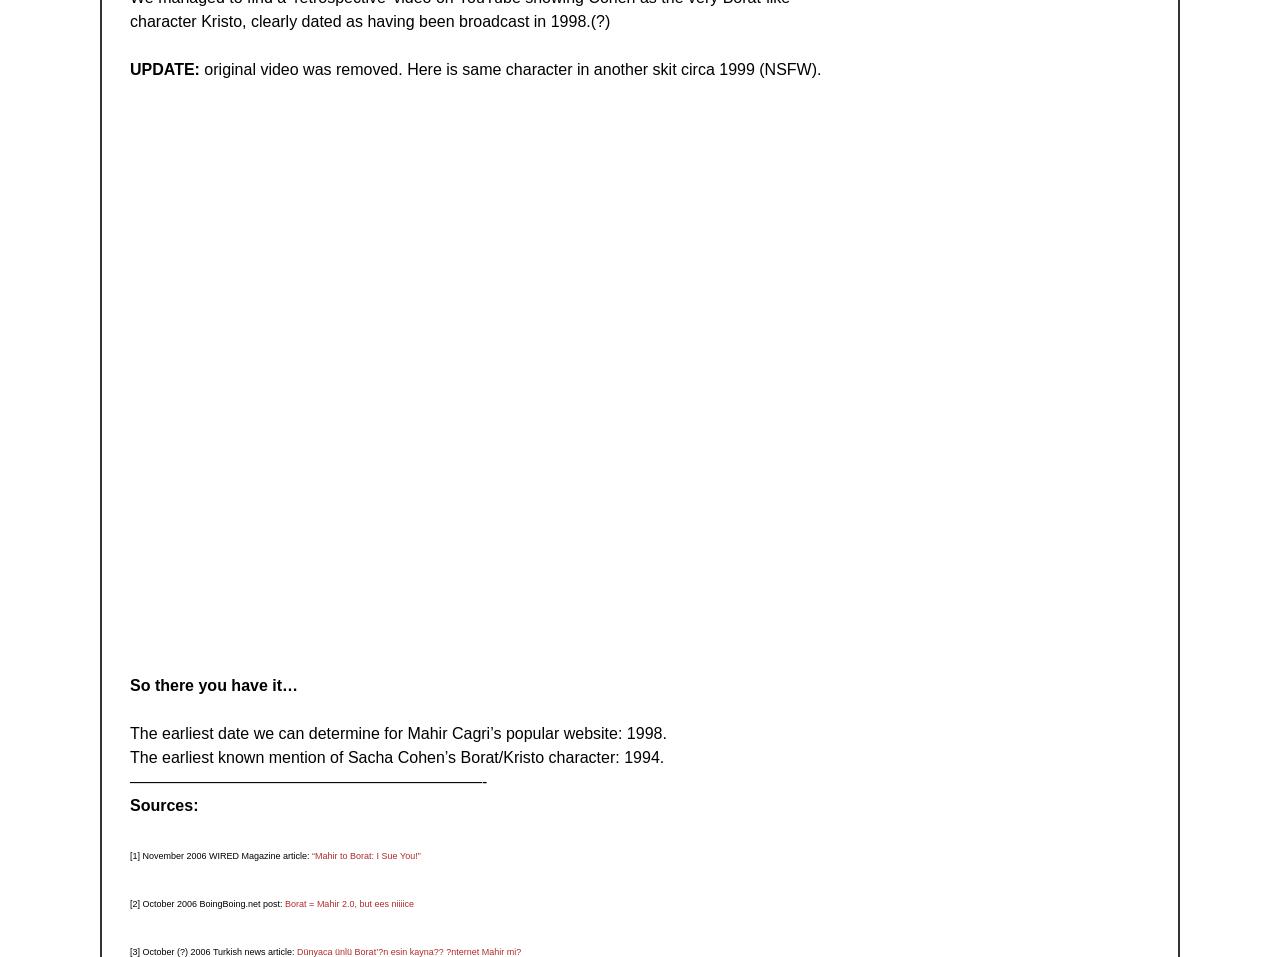  Describe the element at coordinates (213, 950) in the screenshot. I see `'[3] October (?) 2006 Turkish news article:'` at that location.